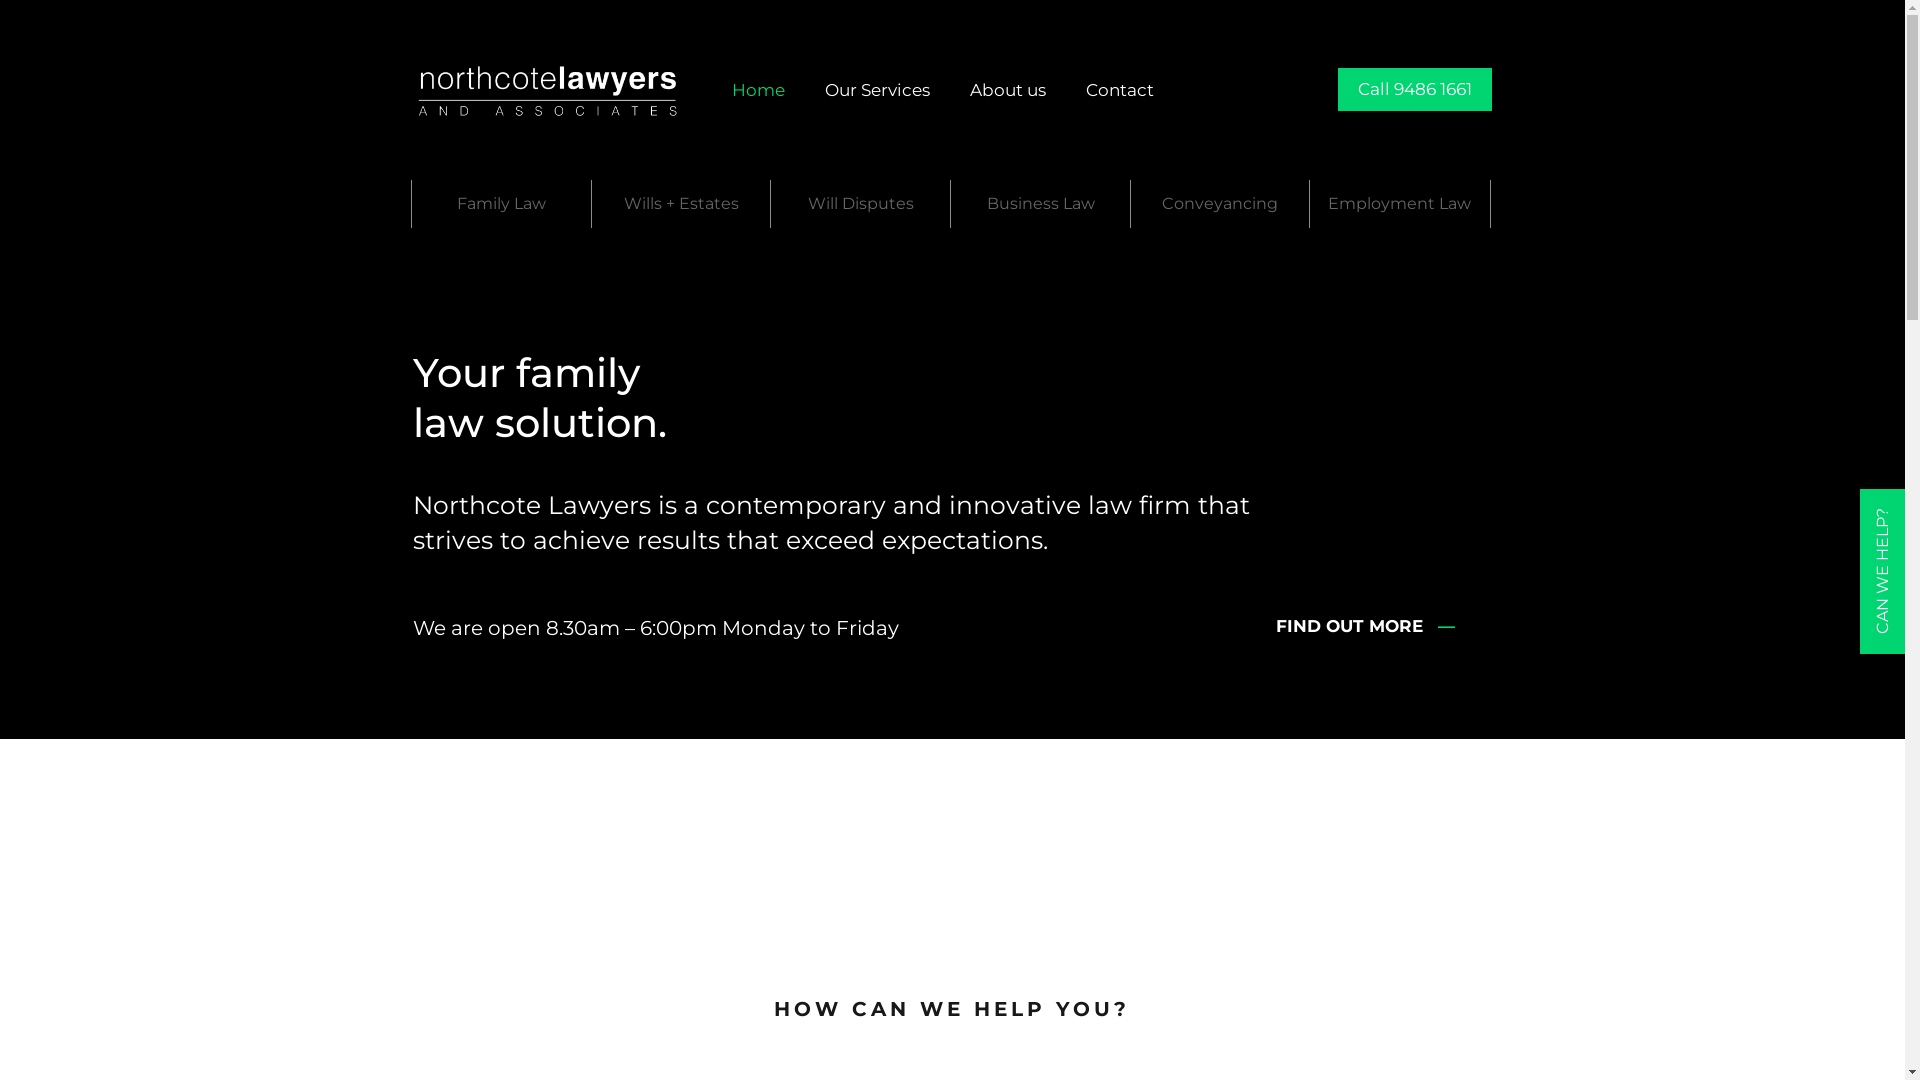 This screenshot has height=1080, width=1920. I want to click on 'Business Law', so click(1040, 204).